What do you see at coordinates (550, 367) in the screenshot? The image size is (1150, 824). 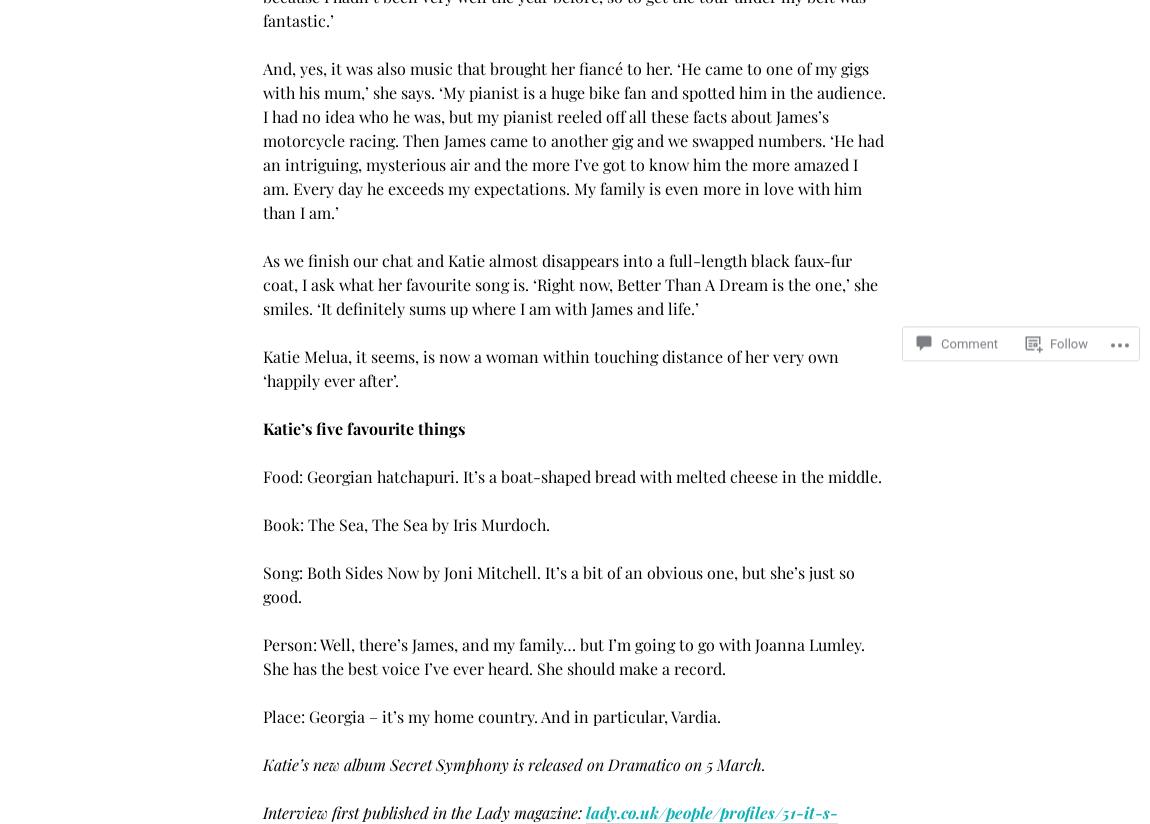 I see `'Katie Melua, it seems, is now a woman within touching distance of her very own ‘happily ever after’.'` at bounding box center [550, 367].